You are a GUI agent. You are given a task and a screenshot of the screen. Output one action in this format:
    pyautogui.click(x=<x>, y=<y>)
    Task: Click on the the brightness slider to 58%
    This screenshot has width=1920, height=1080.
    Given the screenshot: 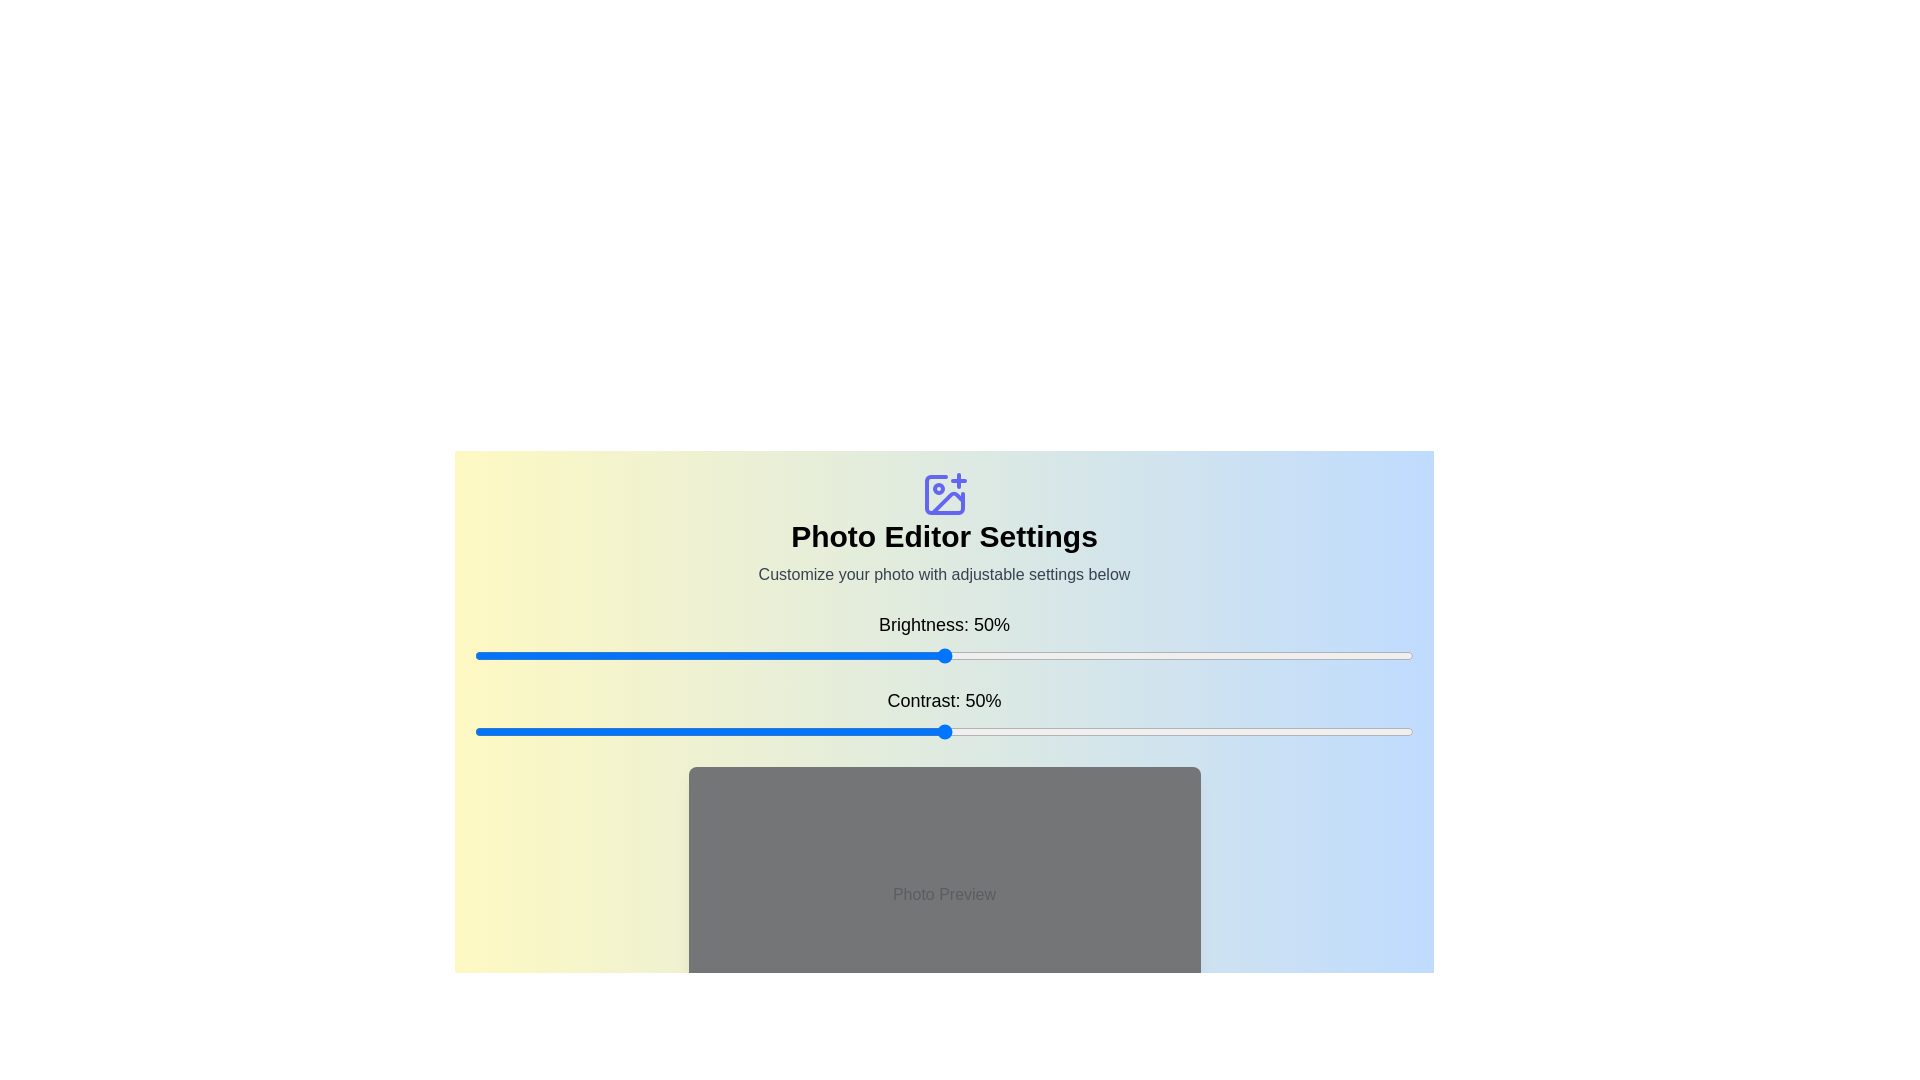 What is the action you would take?
    pyautogui.click(x=1019, y=655)
    